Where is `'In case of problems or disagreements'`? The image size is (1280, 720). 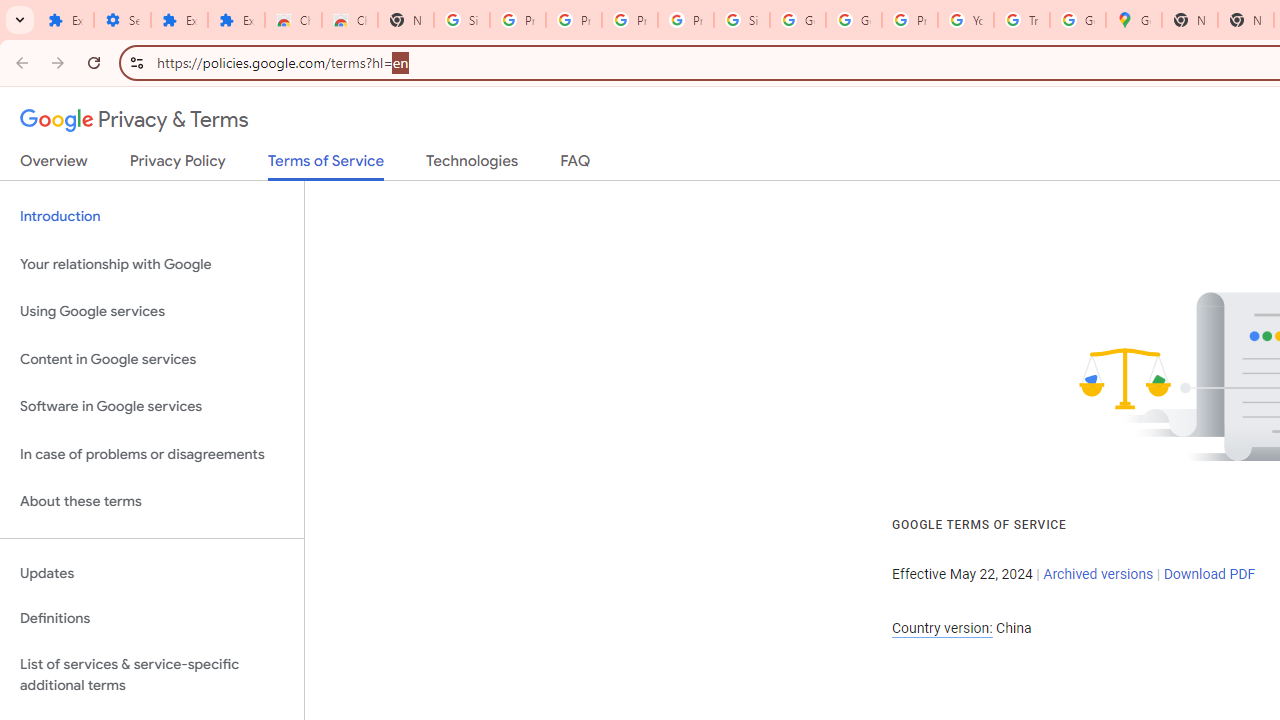 'In case of problems or disagreements' is located at coordinates (151, 454).